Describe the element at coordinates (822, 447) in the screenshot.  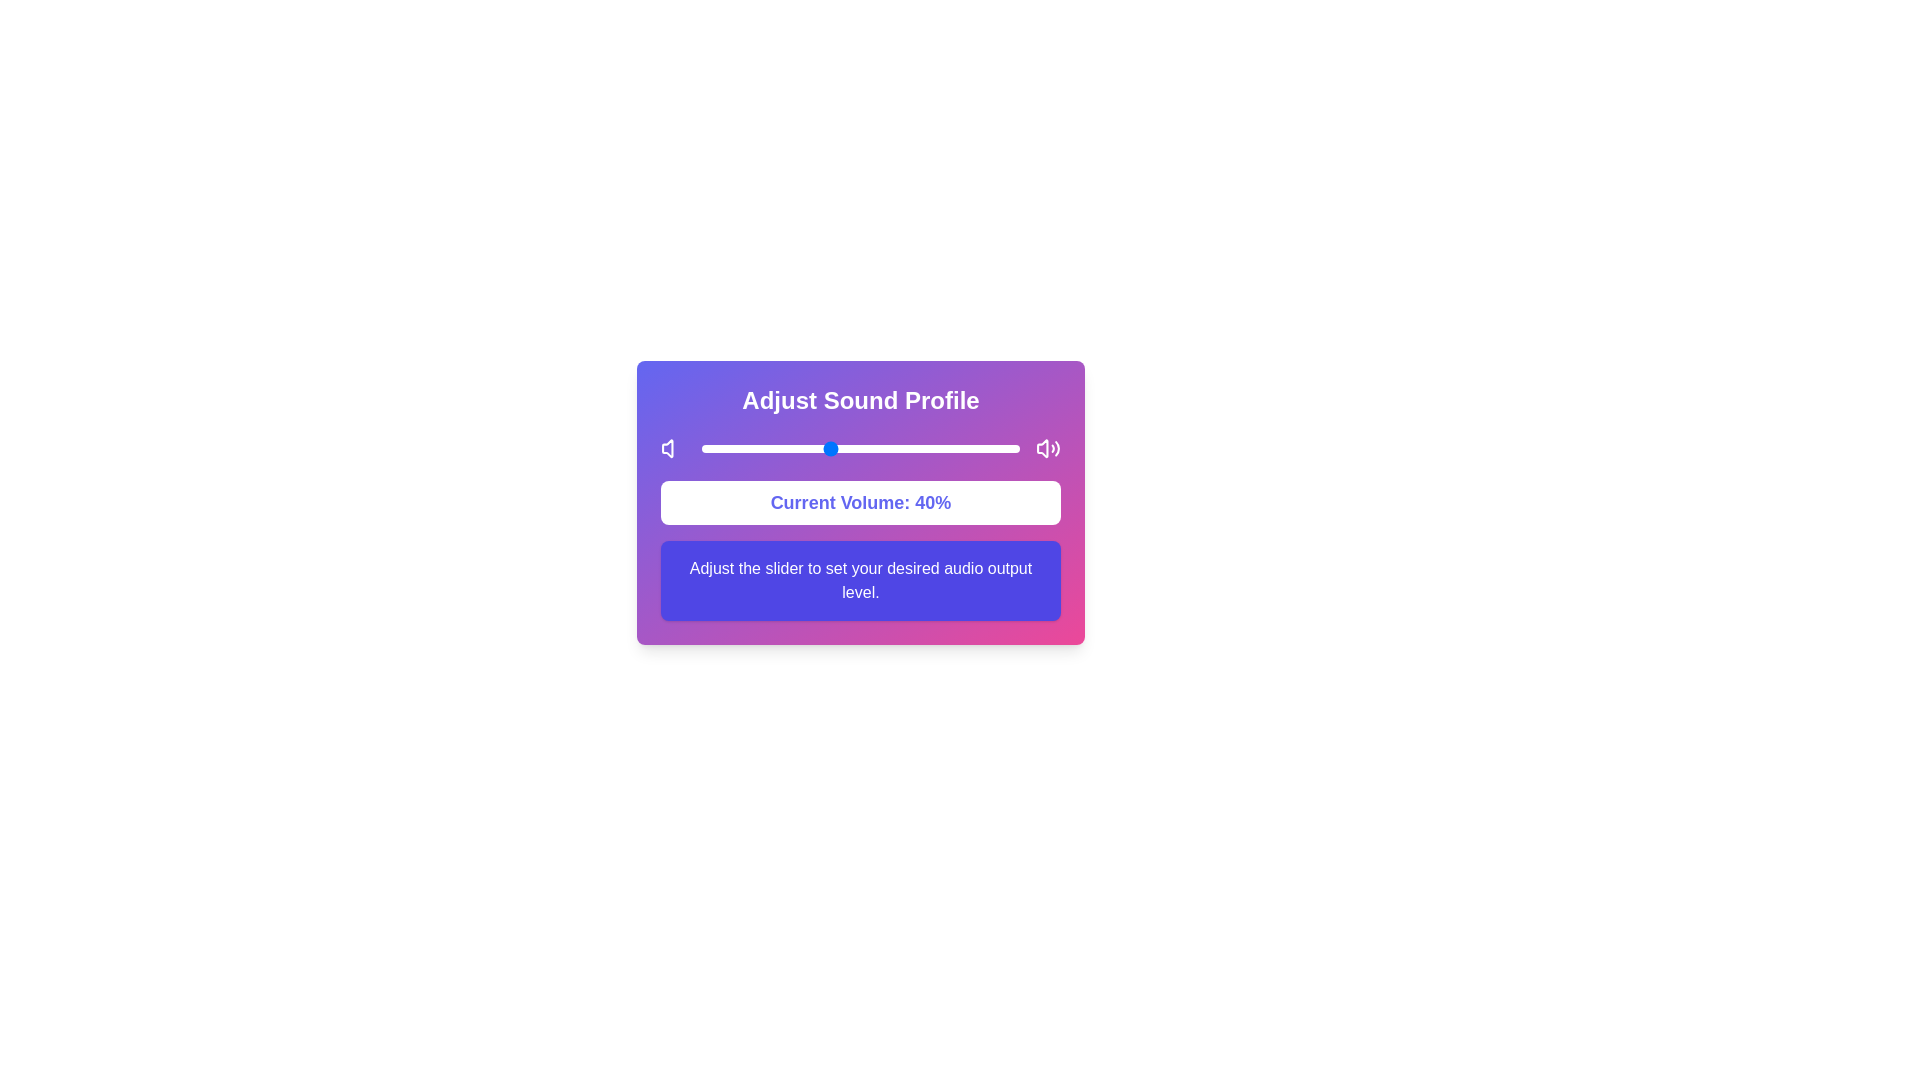
I see `the slider to set the sound level to 38` at that location.